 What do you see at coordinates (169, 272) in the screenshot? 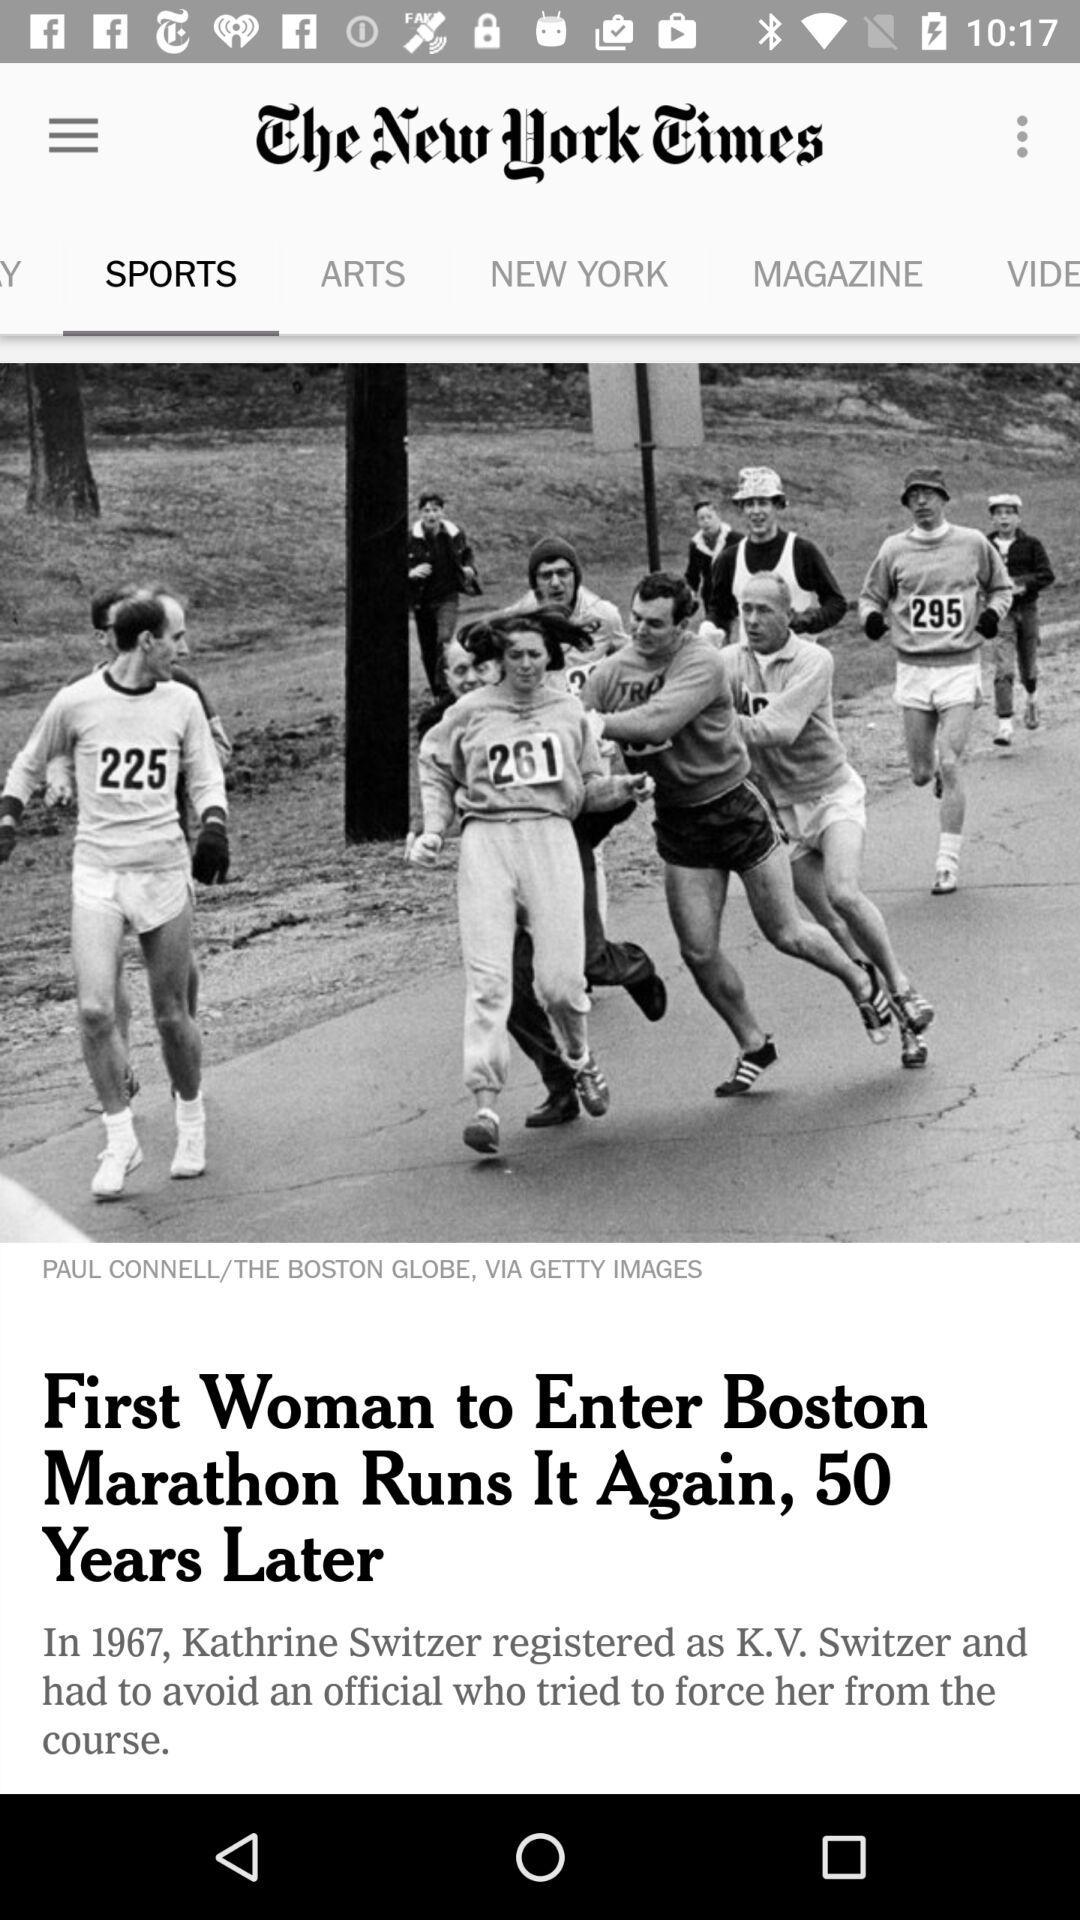
I see `icon next to arts icon` at bounding box center [169, 272].